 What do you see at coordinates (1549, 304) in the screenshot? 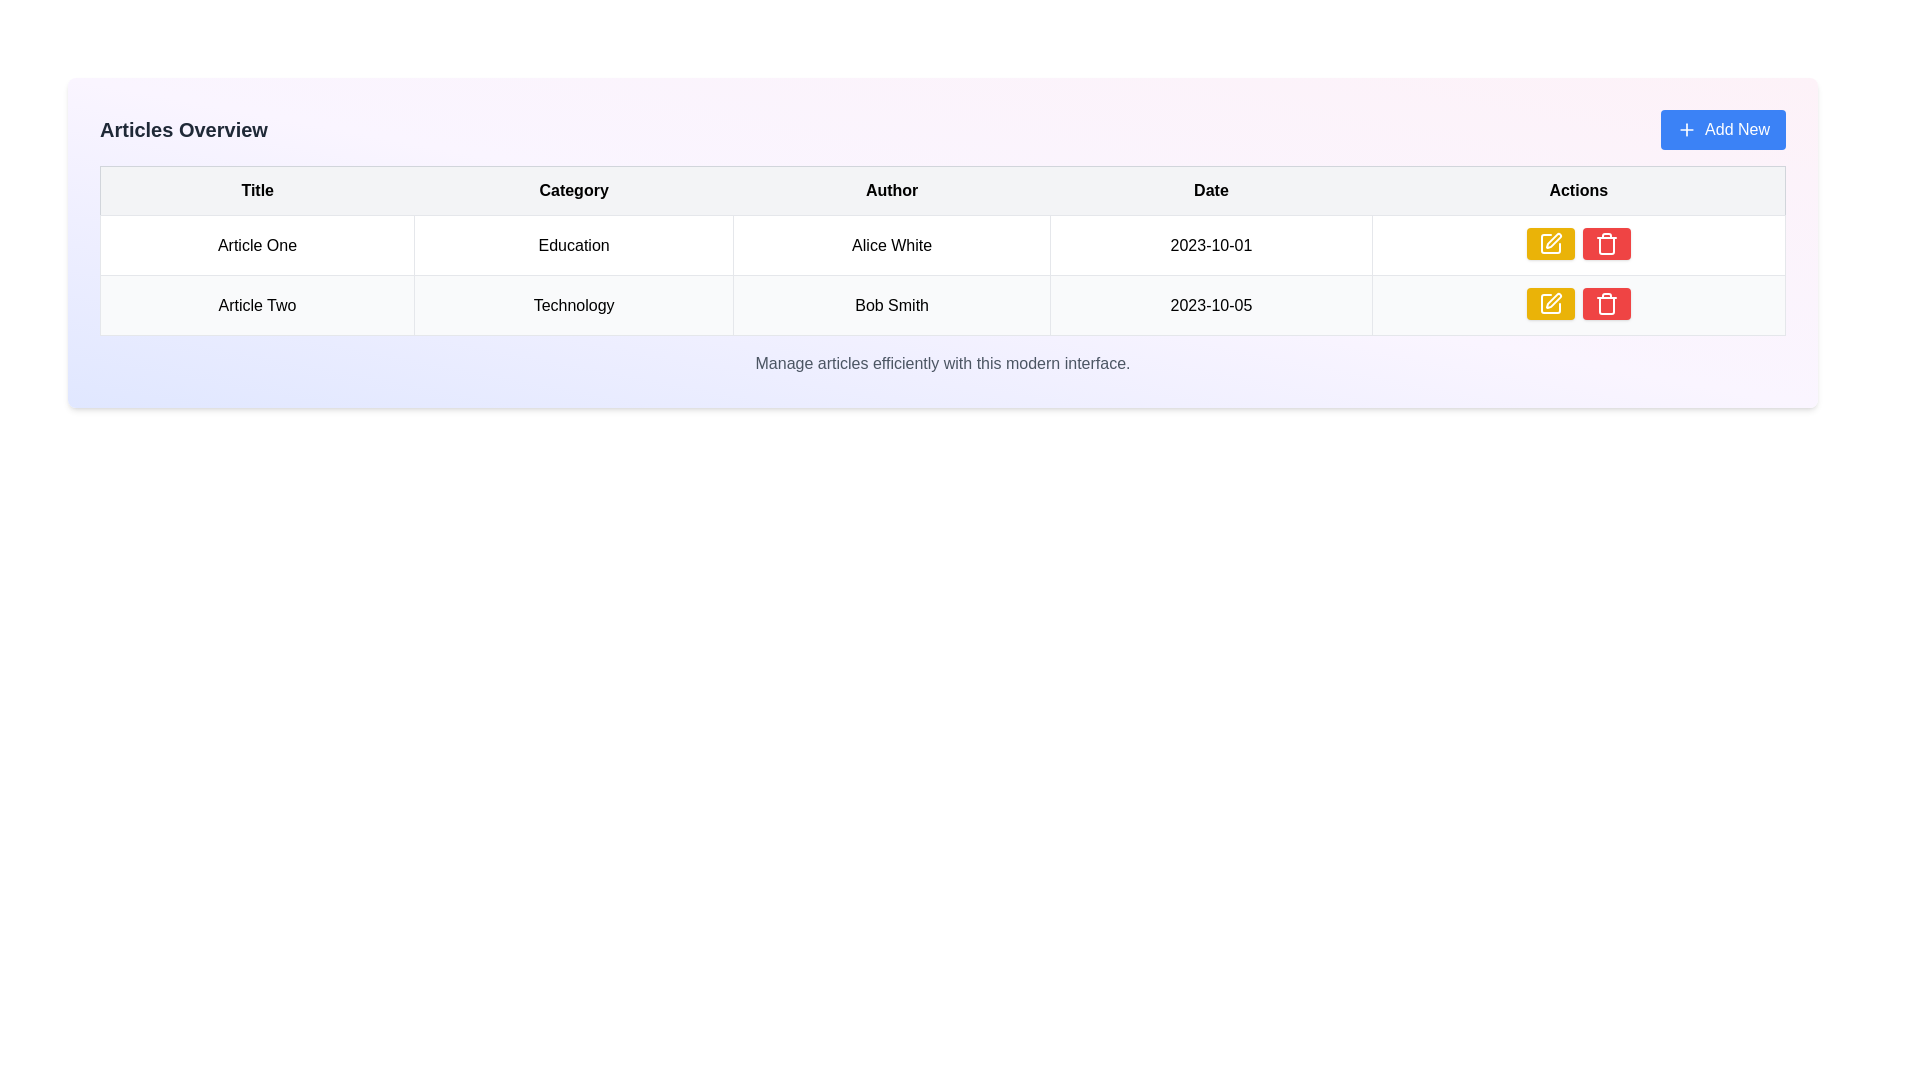
I see `the yellow button with a white pen icon located in the 'Actions' column of the second row to observe its hover effect` at bounding box center [1549, 304].